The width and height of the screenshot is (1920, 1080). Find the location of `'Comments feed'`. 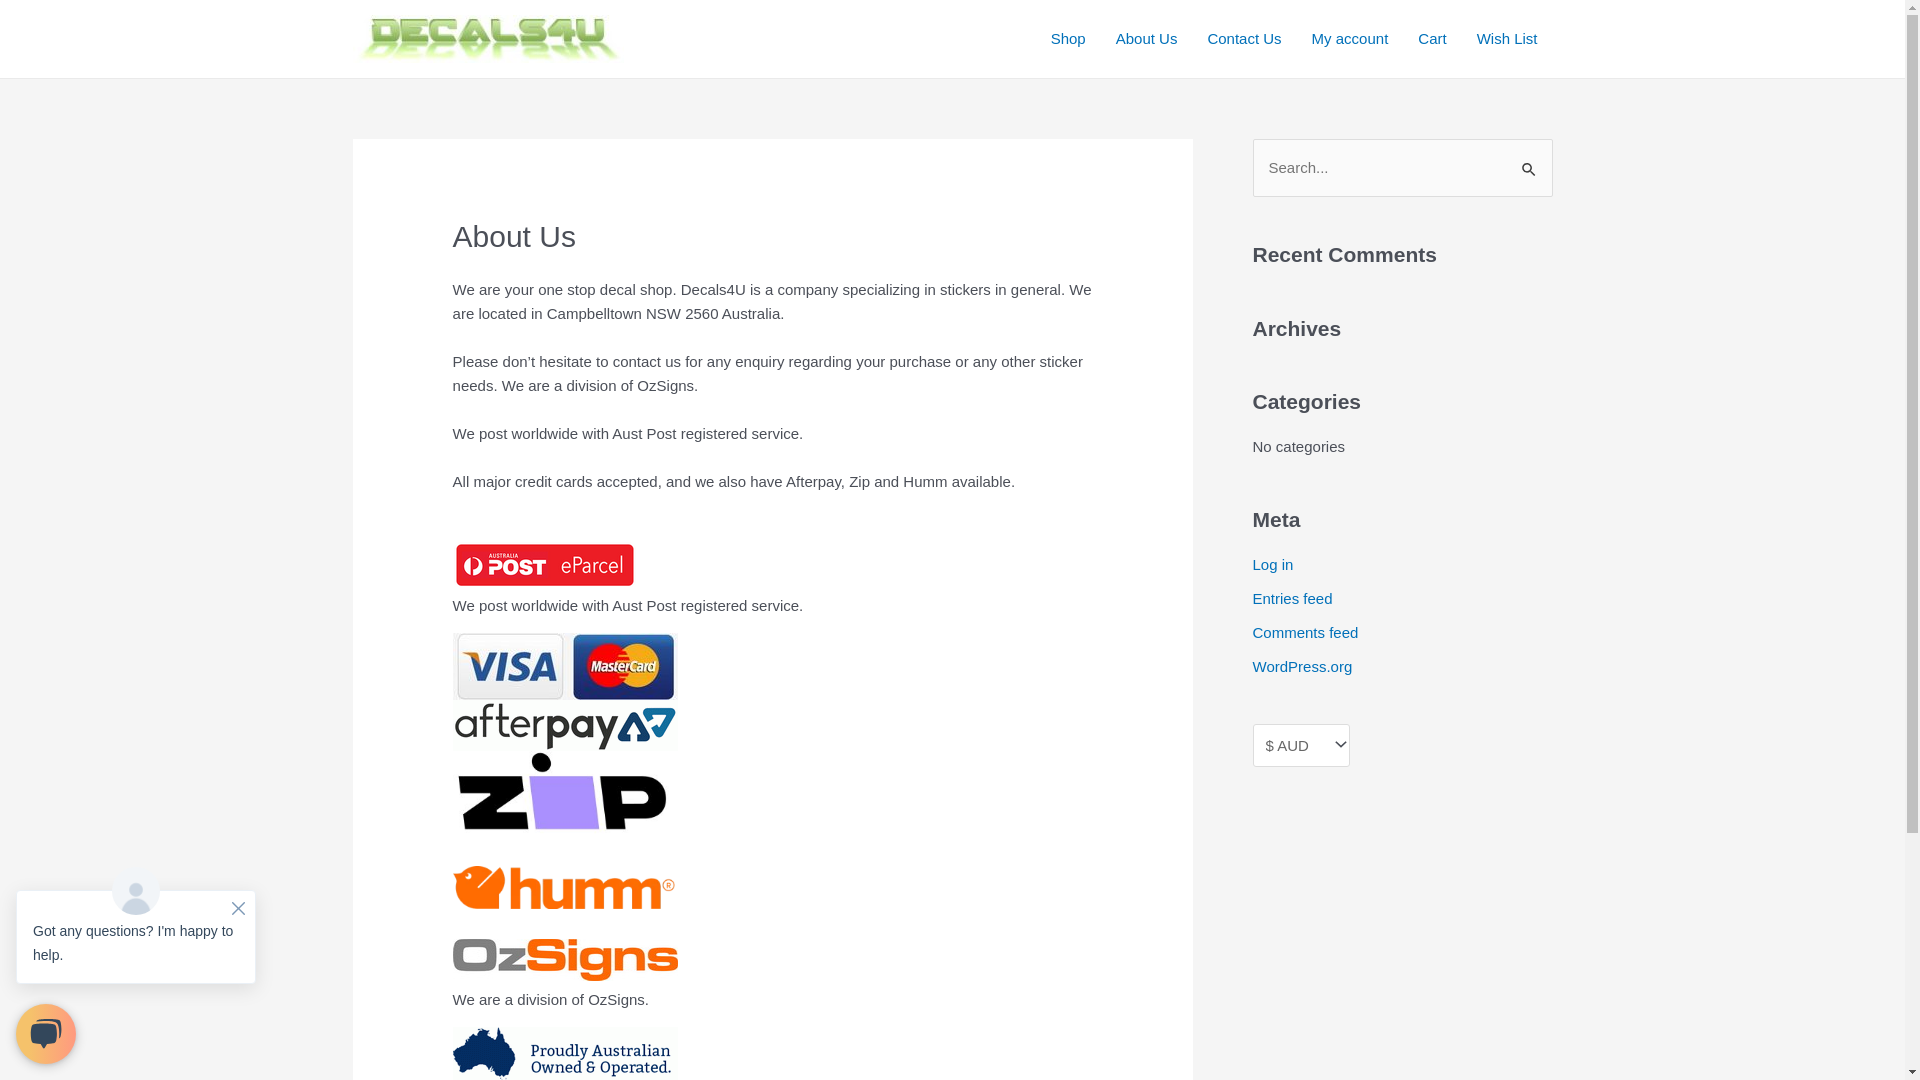

'Comments feed' is located at coordinates (1251, 632).